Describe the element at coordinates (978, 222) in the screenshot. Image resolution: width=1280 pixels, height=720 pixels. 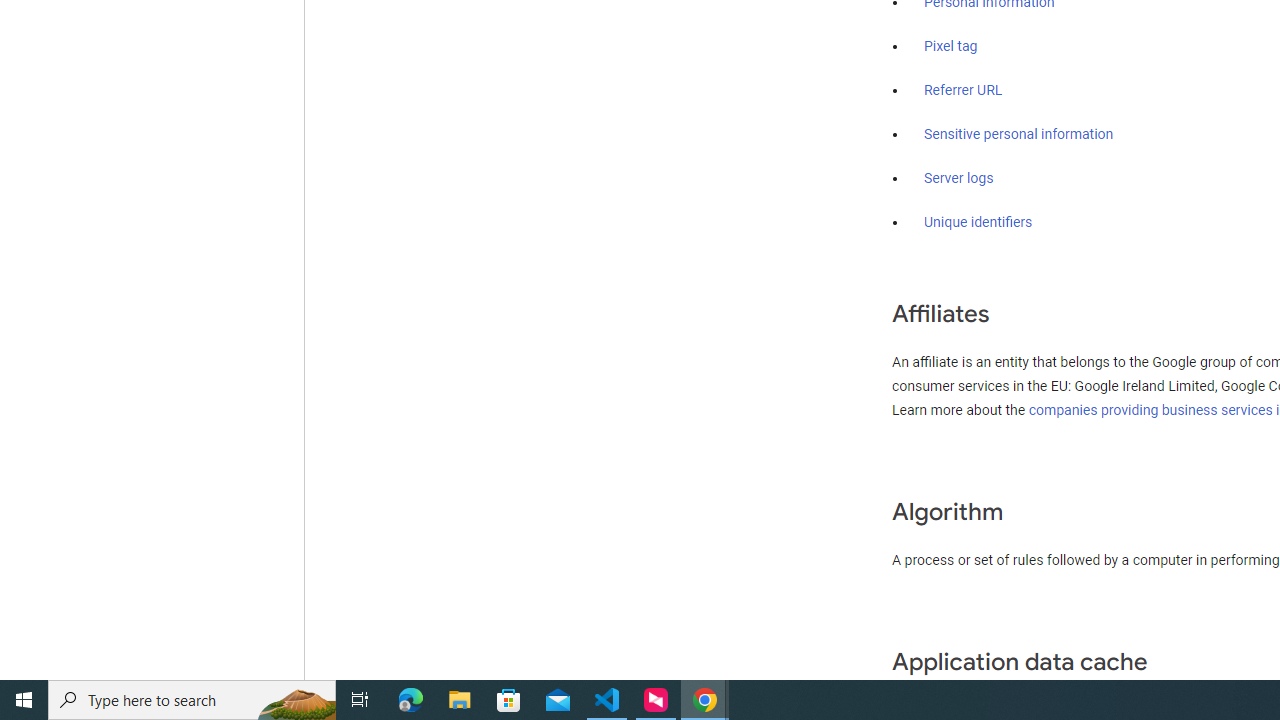
I see `'Unique identifiers'` at that location.